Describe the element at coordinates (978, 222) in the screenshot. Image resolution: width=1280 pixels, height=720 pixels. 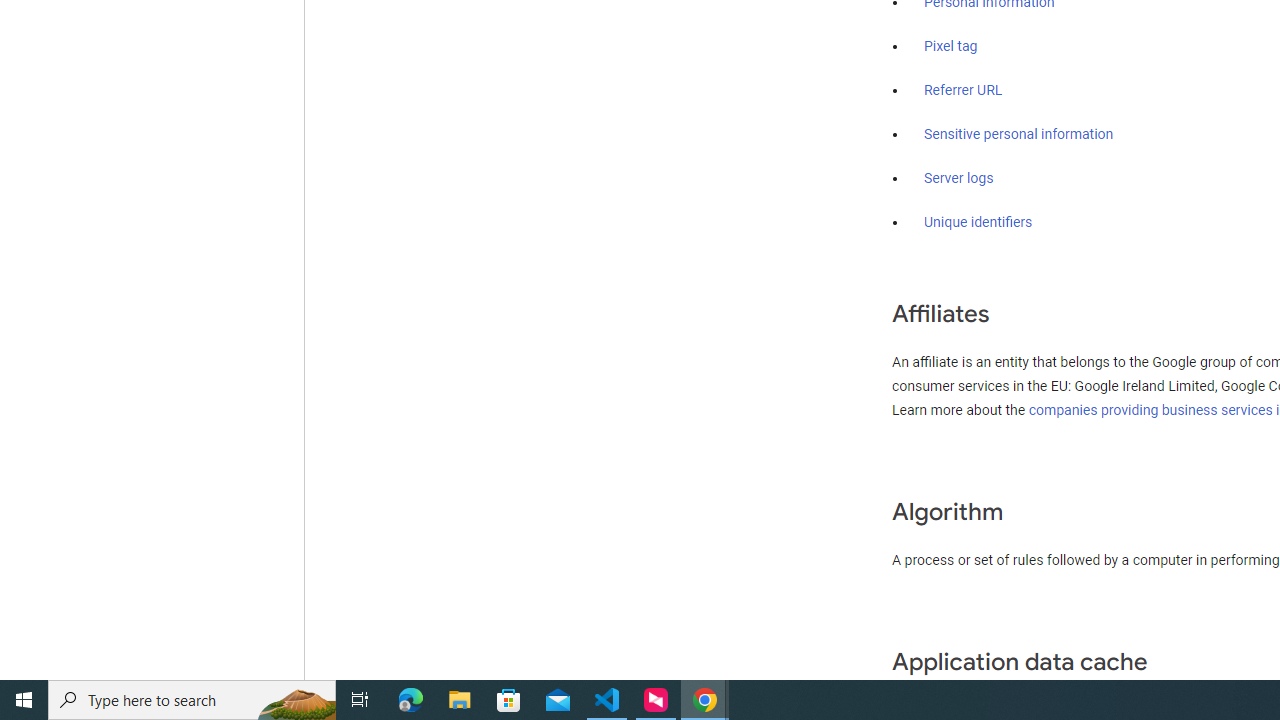
I see `'Unique identifiers'` at that location.